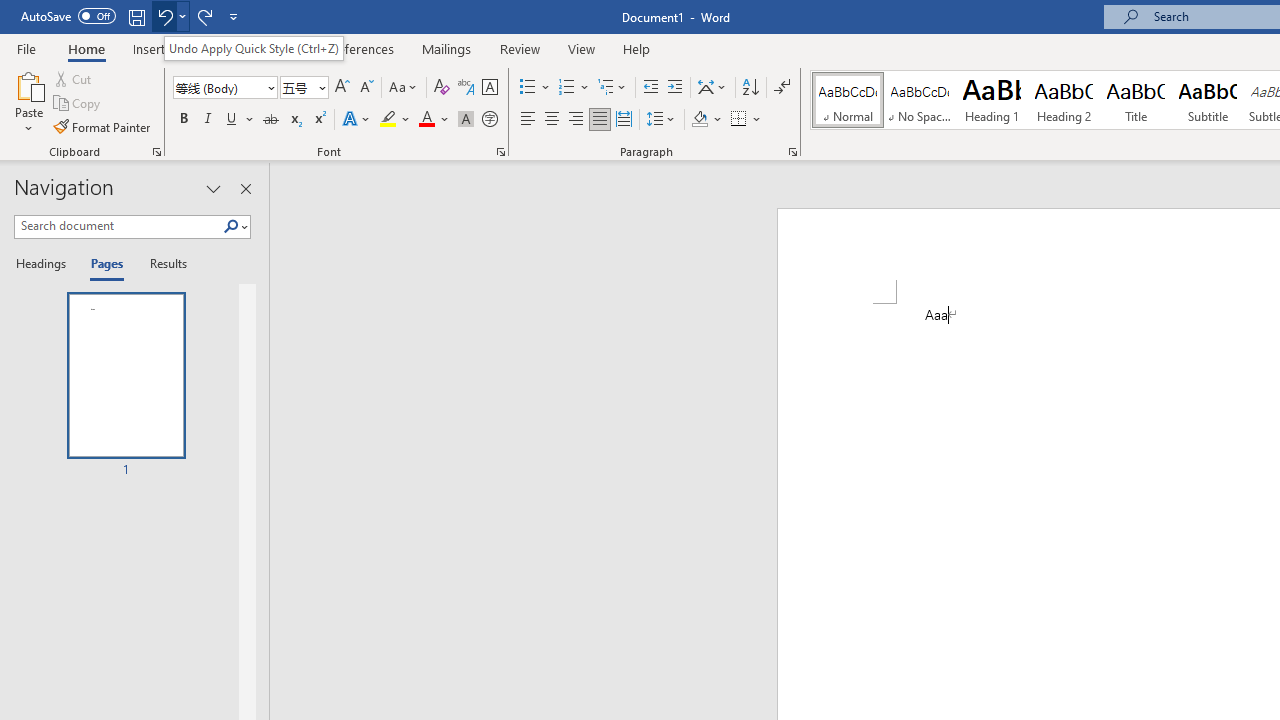  I want to click on 'Character Border', so click(489, 86).